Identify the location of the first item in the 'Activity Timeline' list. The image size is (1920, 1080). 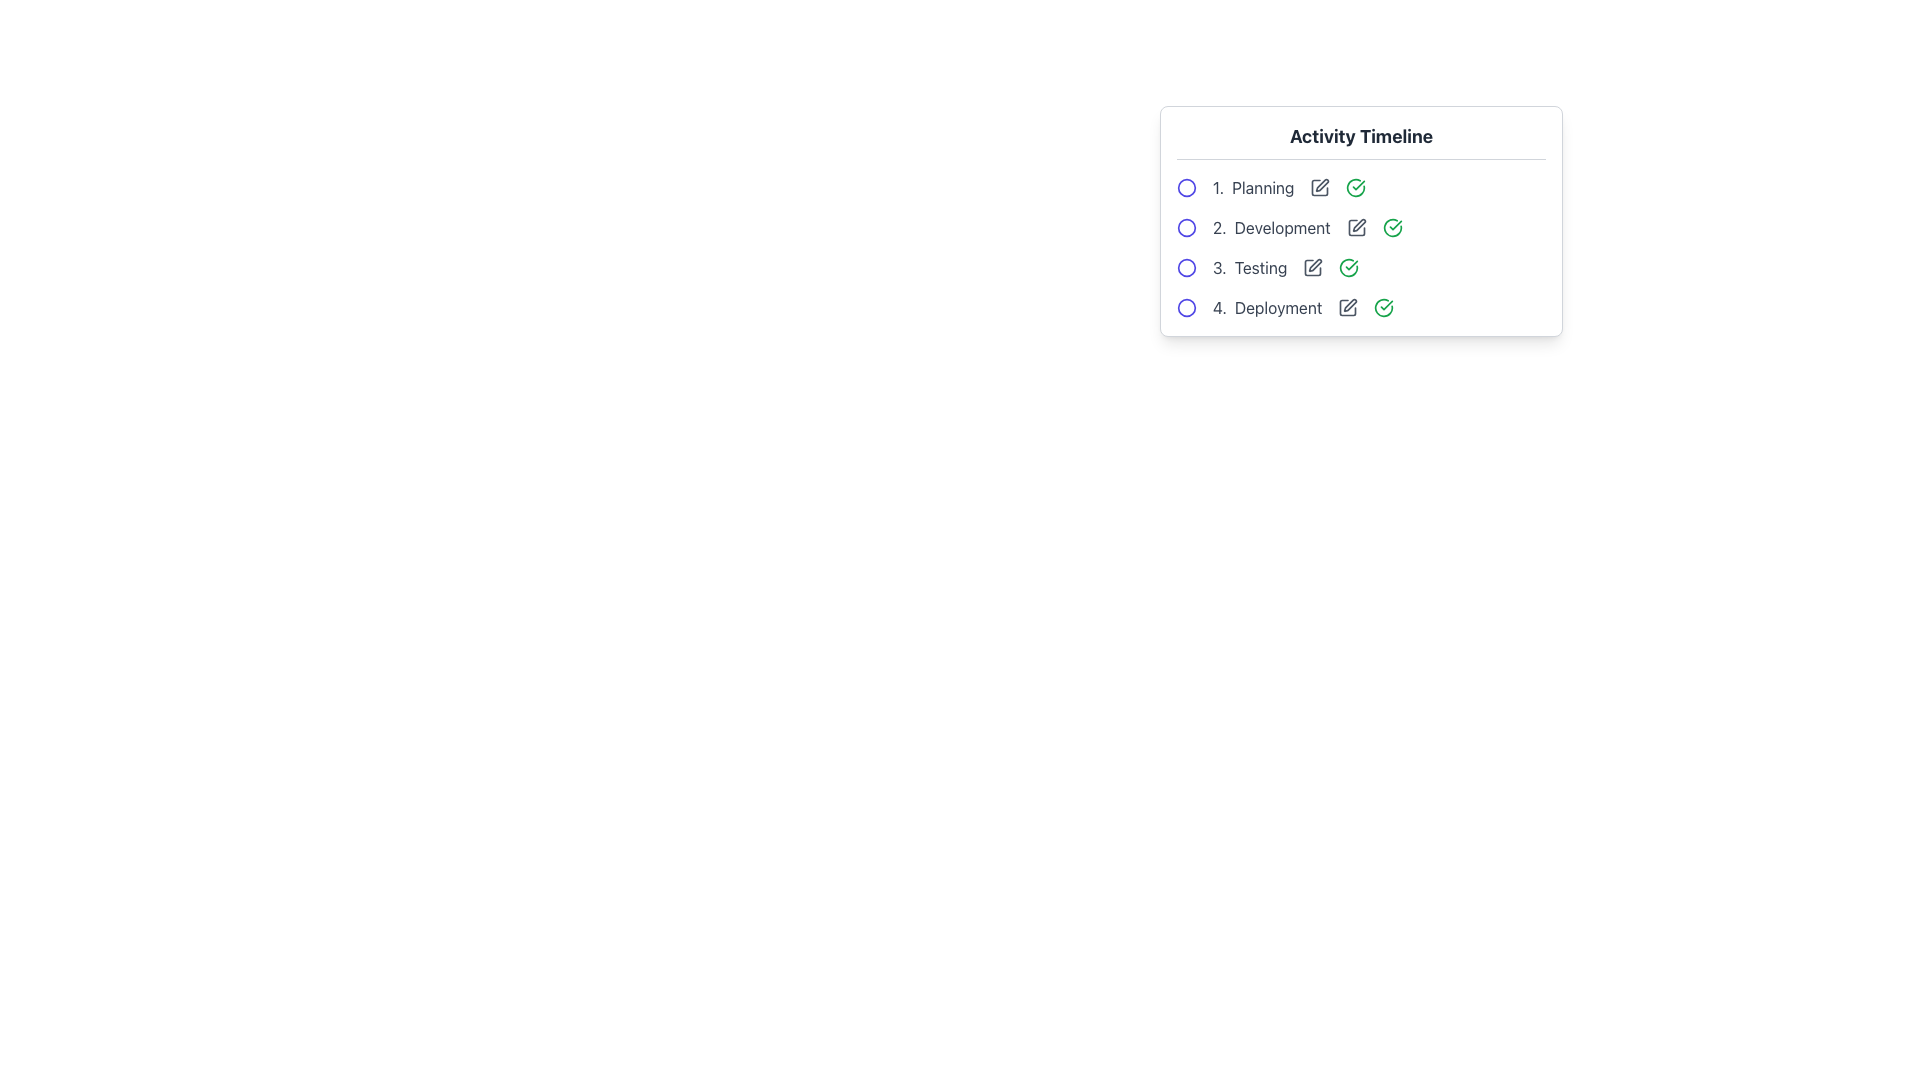
(1360, 188).